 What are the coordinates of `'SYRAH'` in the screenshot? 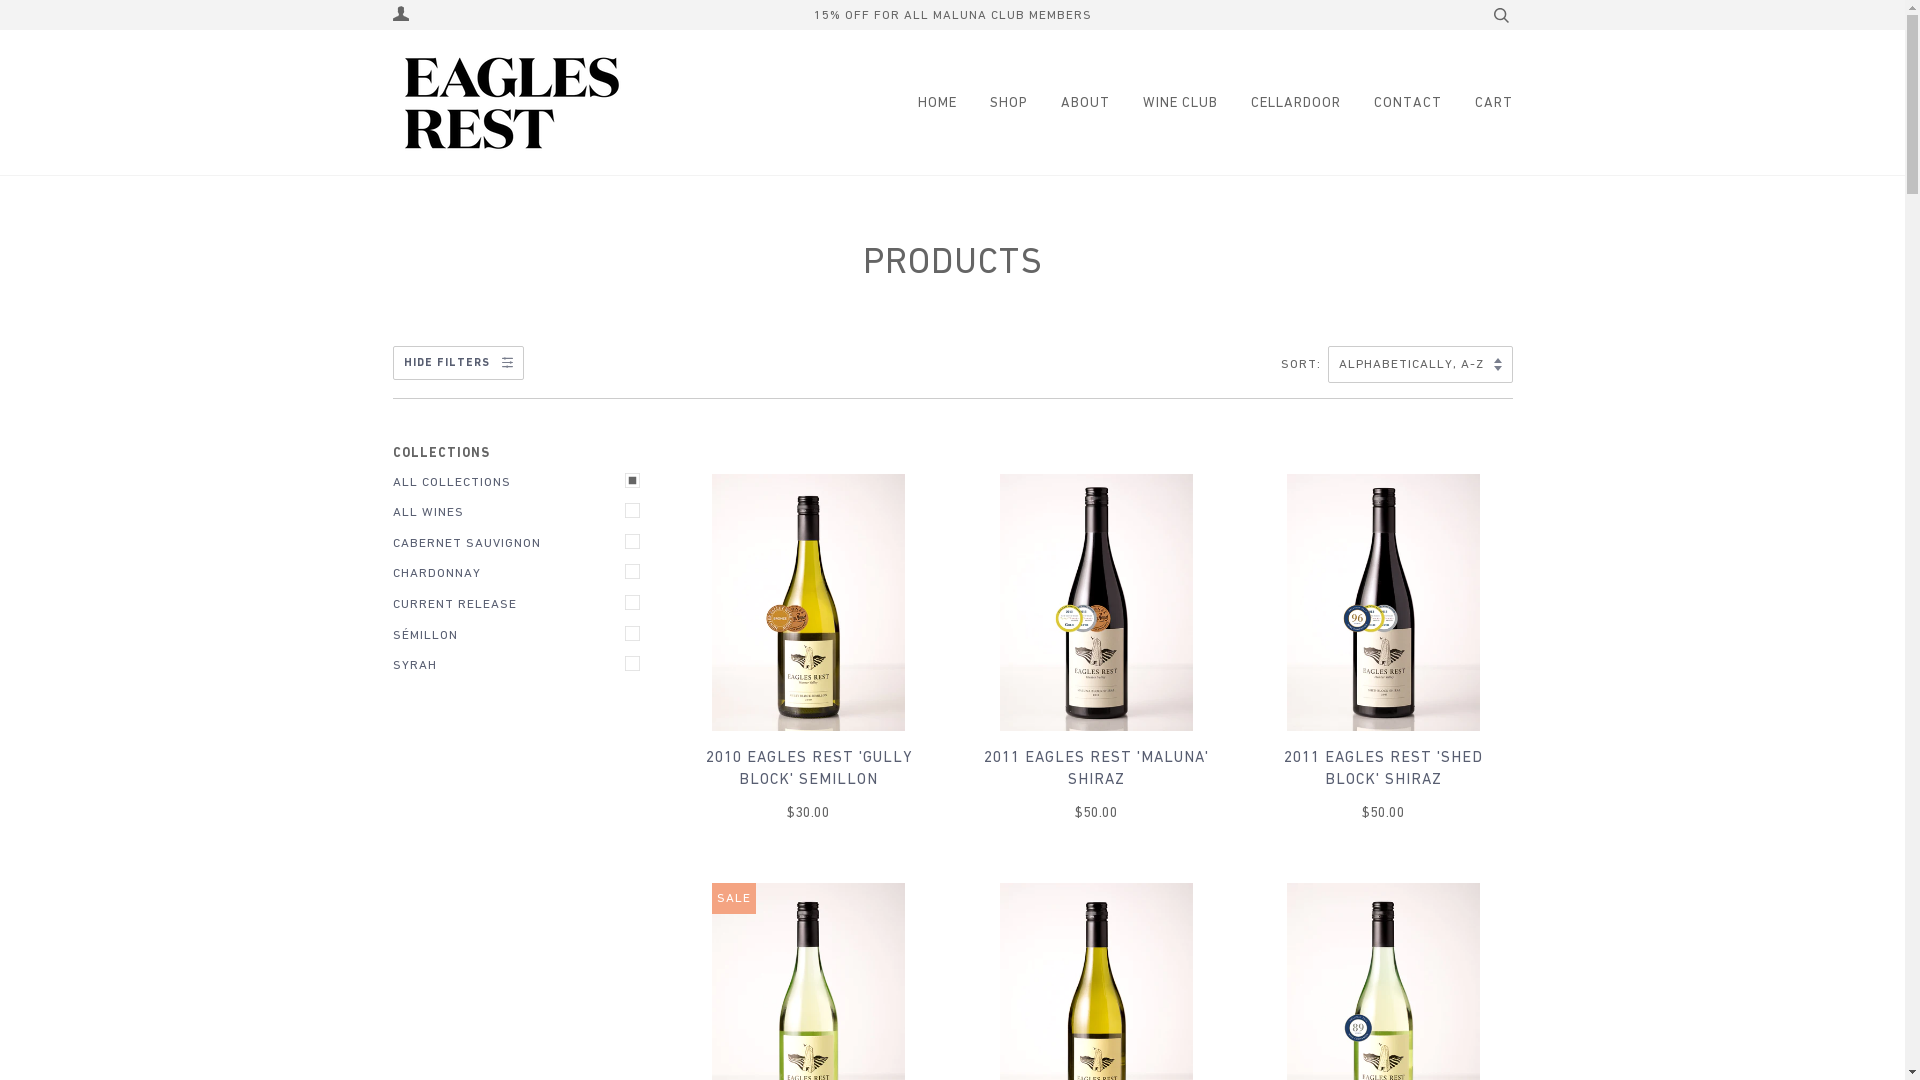 It's located at (521, 665).